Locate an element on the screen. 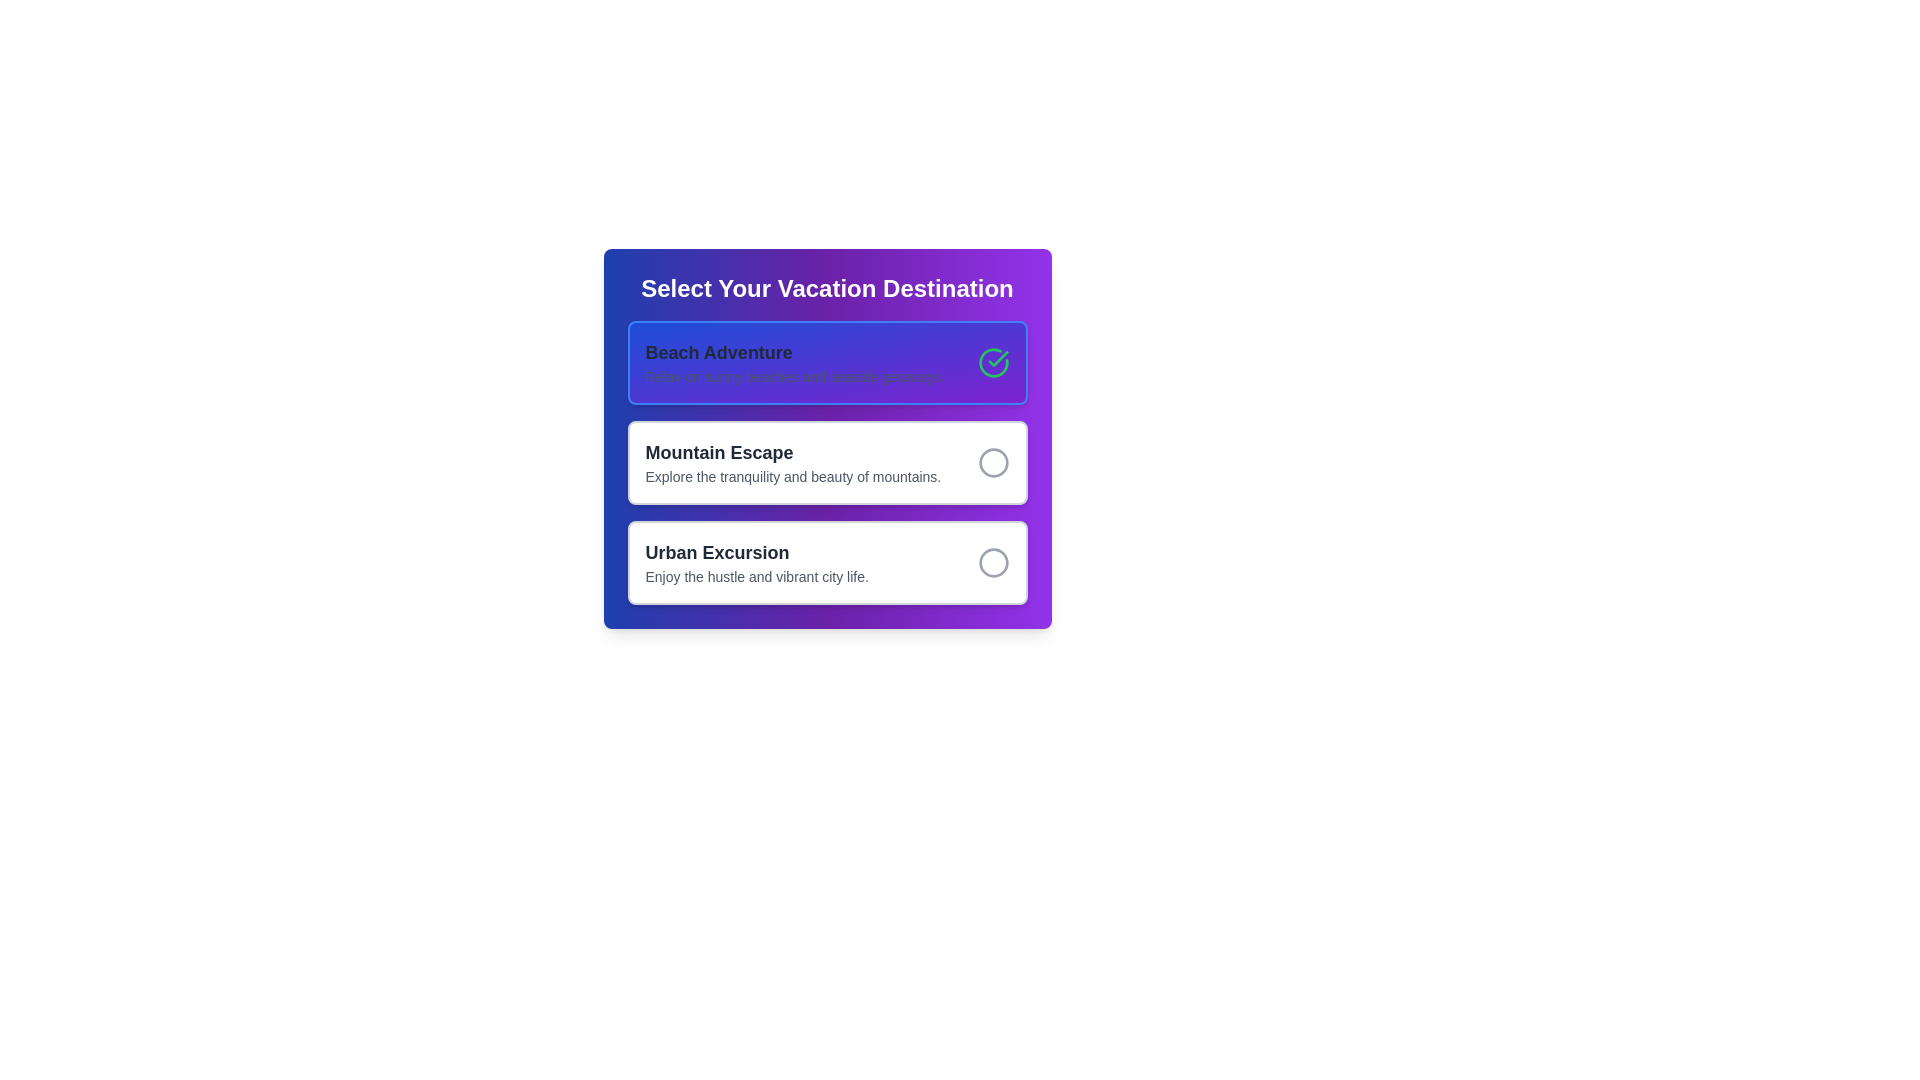  the radio button for the 'Urban Excursion' option is located at coordinates (993, 563).